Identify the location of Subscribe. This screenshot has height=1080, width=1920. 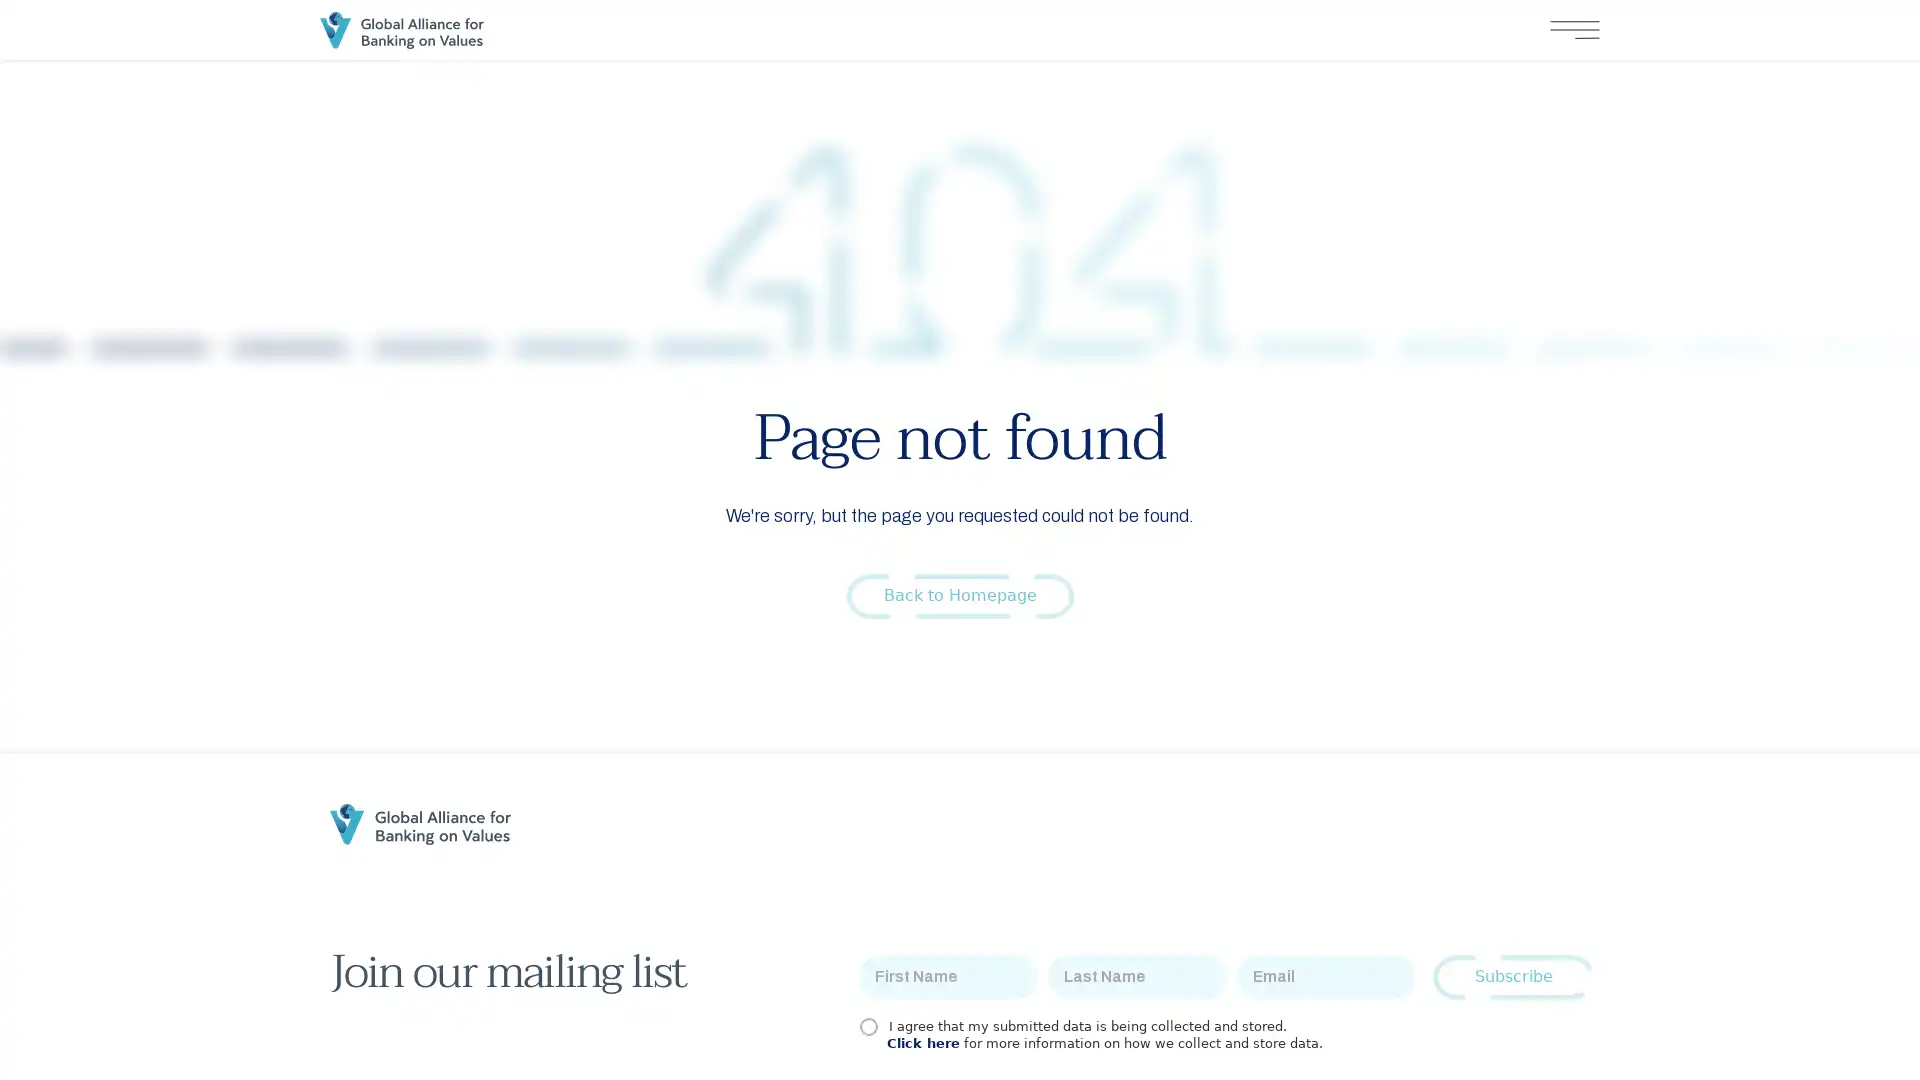
(1513, 976).